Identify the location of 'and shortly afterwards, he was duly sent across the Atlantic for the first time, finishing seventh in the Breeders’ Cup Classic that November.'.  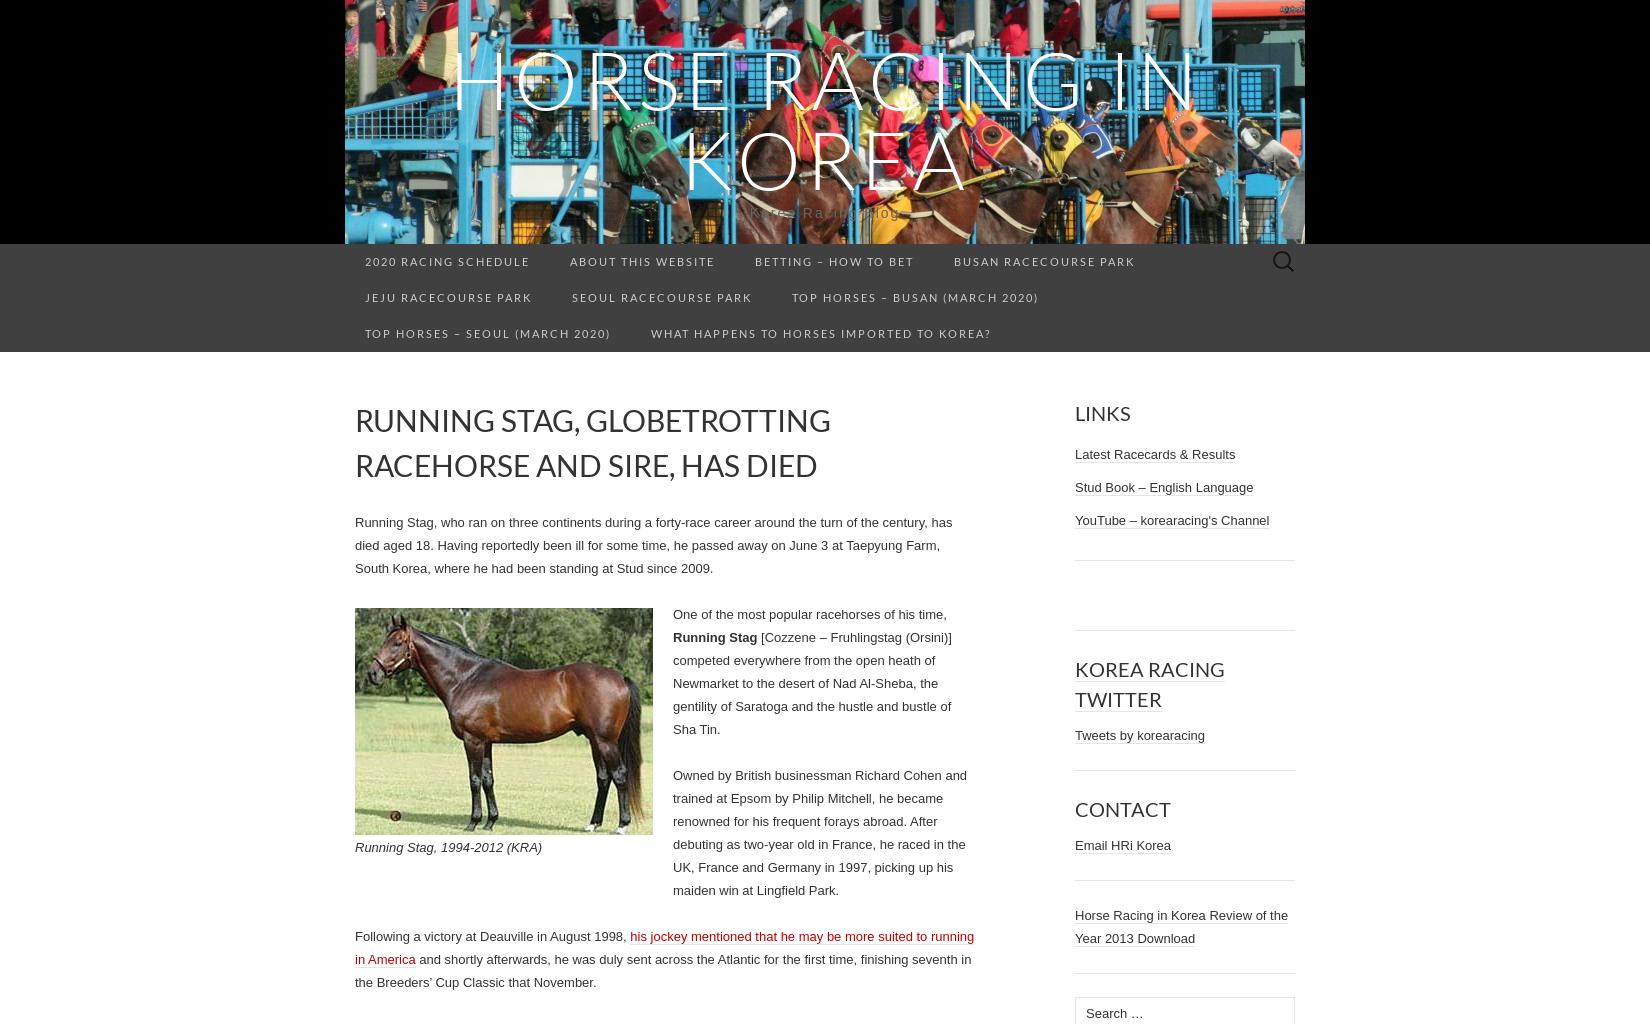
(355, 970).